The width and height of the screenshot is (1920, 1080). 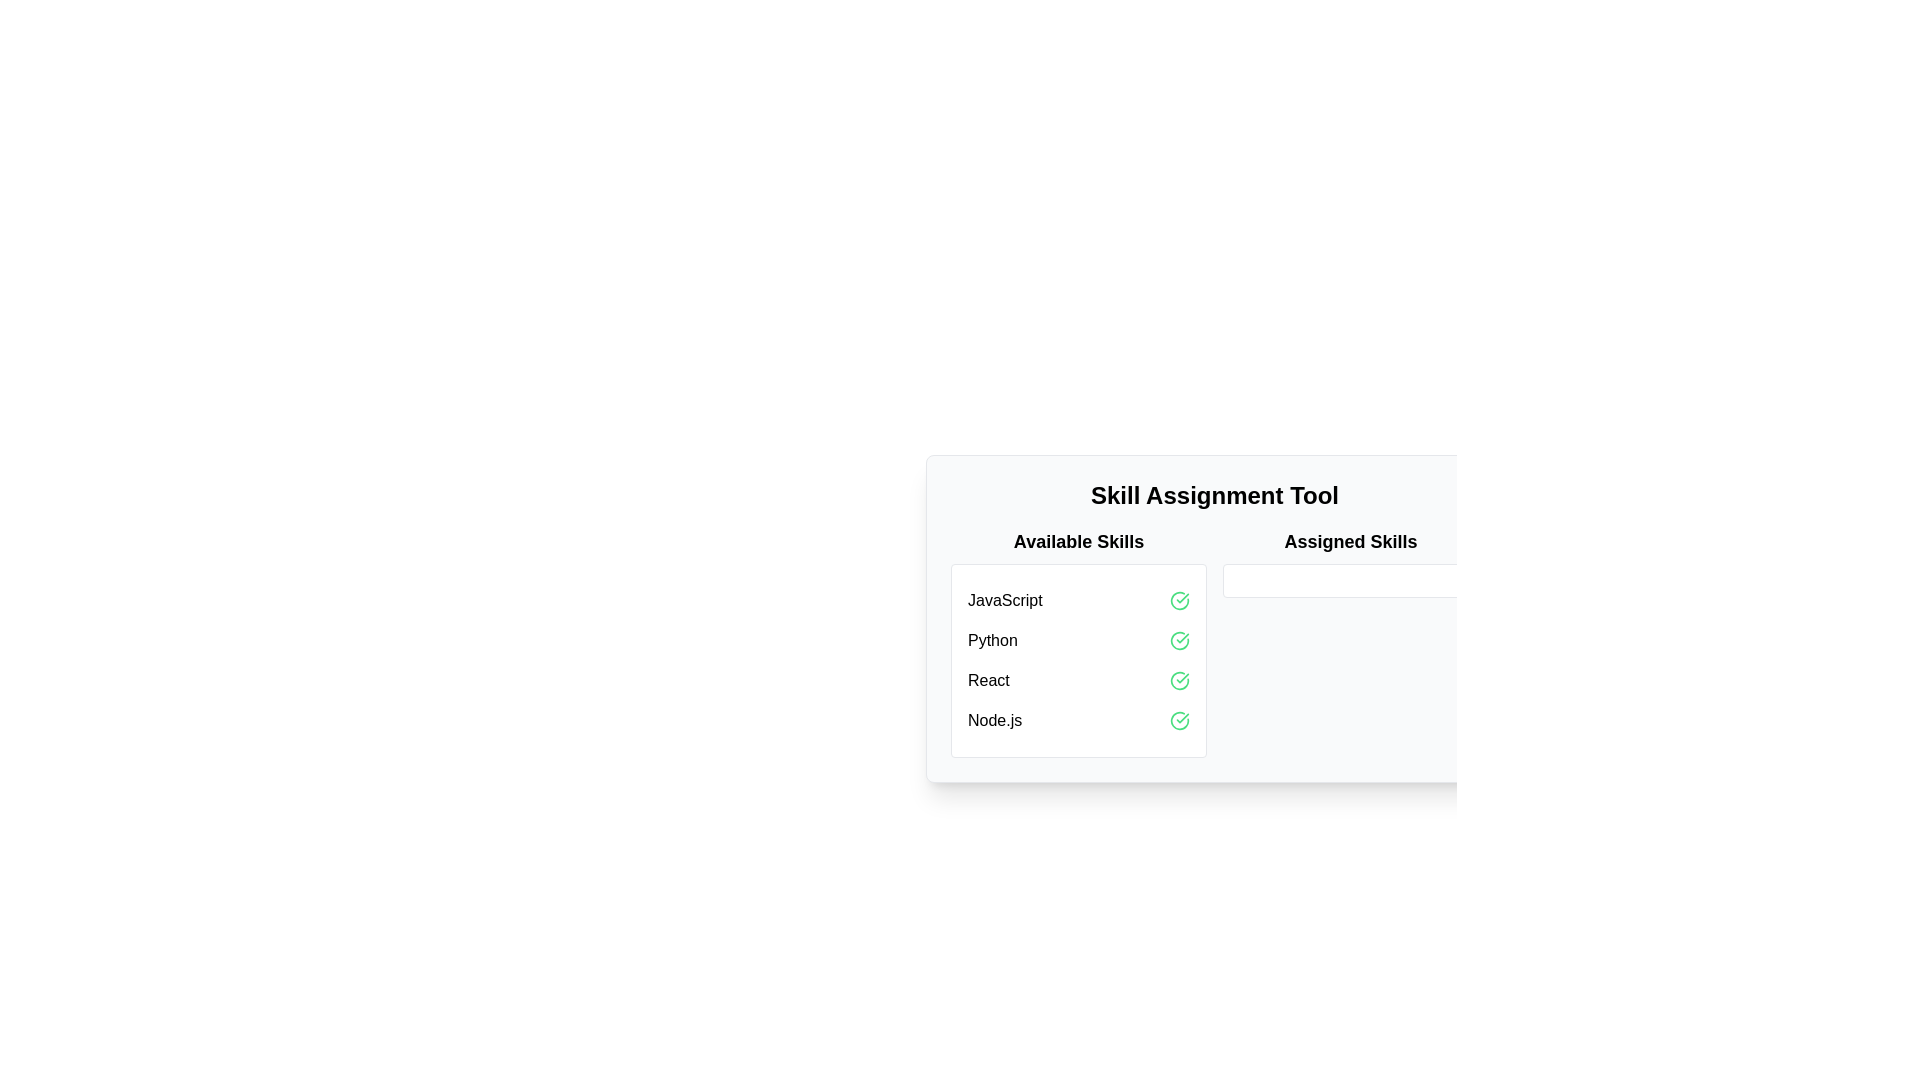 I want to click on the 'React' skill status icon located at the end of the 'React' row in the 'Available Skills' list, adjacent to the label 'React', so click(x=1180, y=680).